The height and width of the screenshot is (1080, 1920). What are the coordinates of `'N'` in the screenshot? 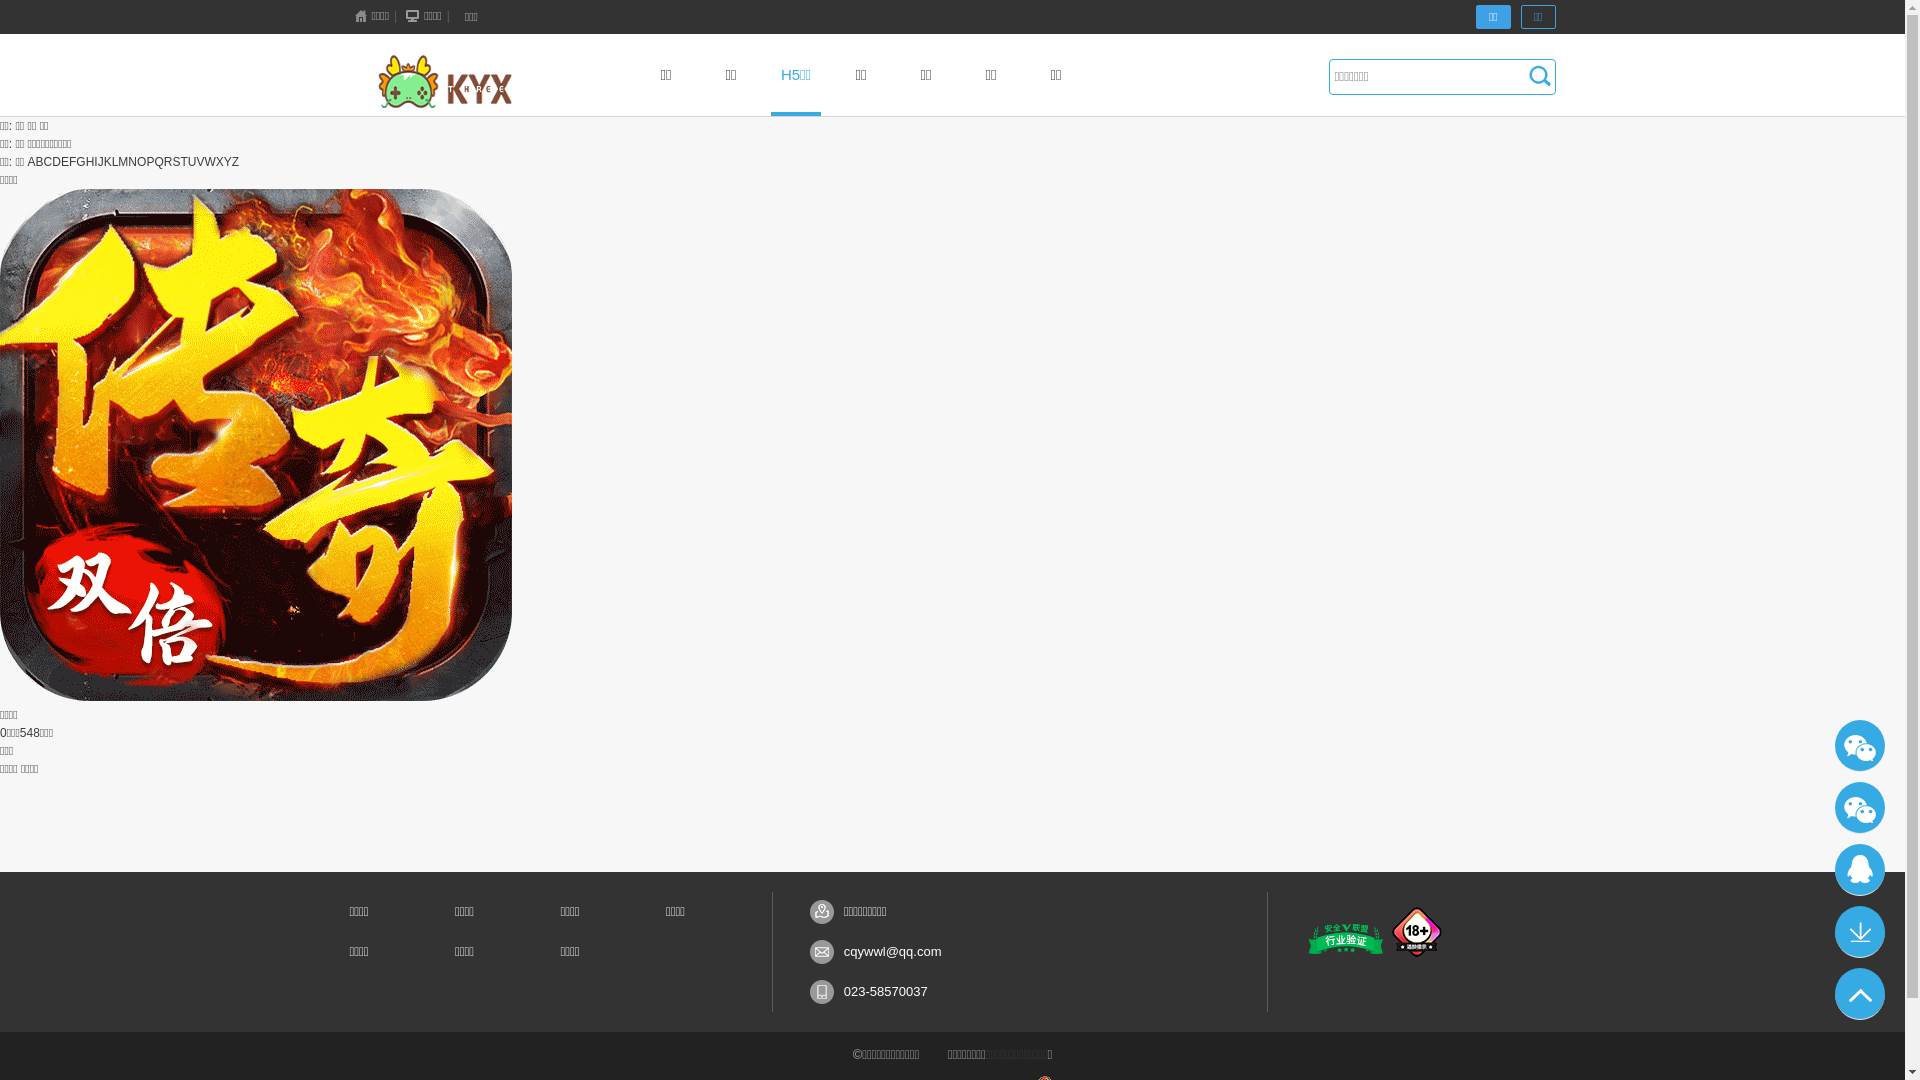 It's located at (131, 161).